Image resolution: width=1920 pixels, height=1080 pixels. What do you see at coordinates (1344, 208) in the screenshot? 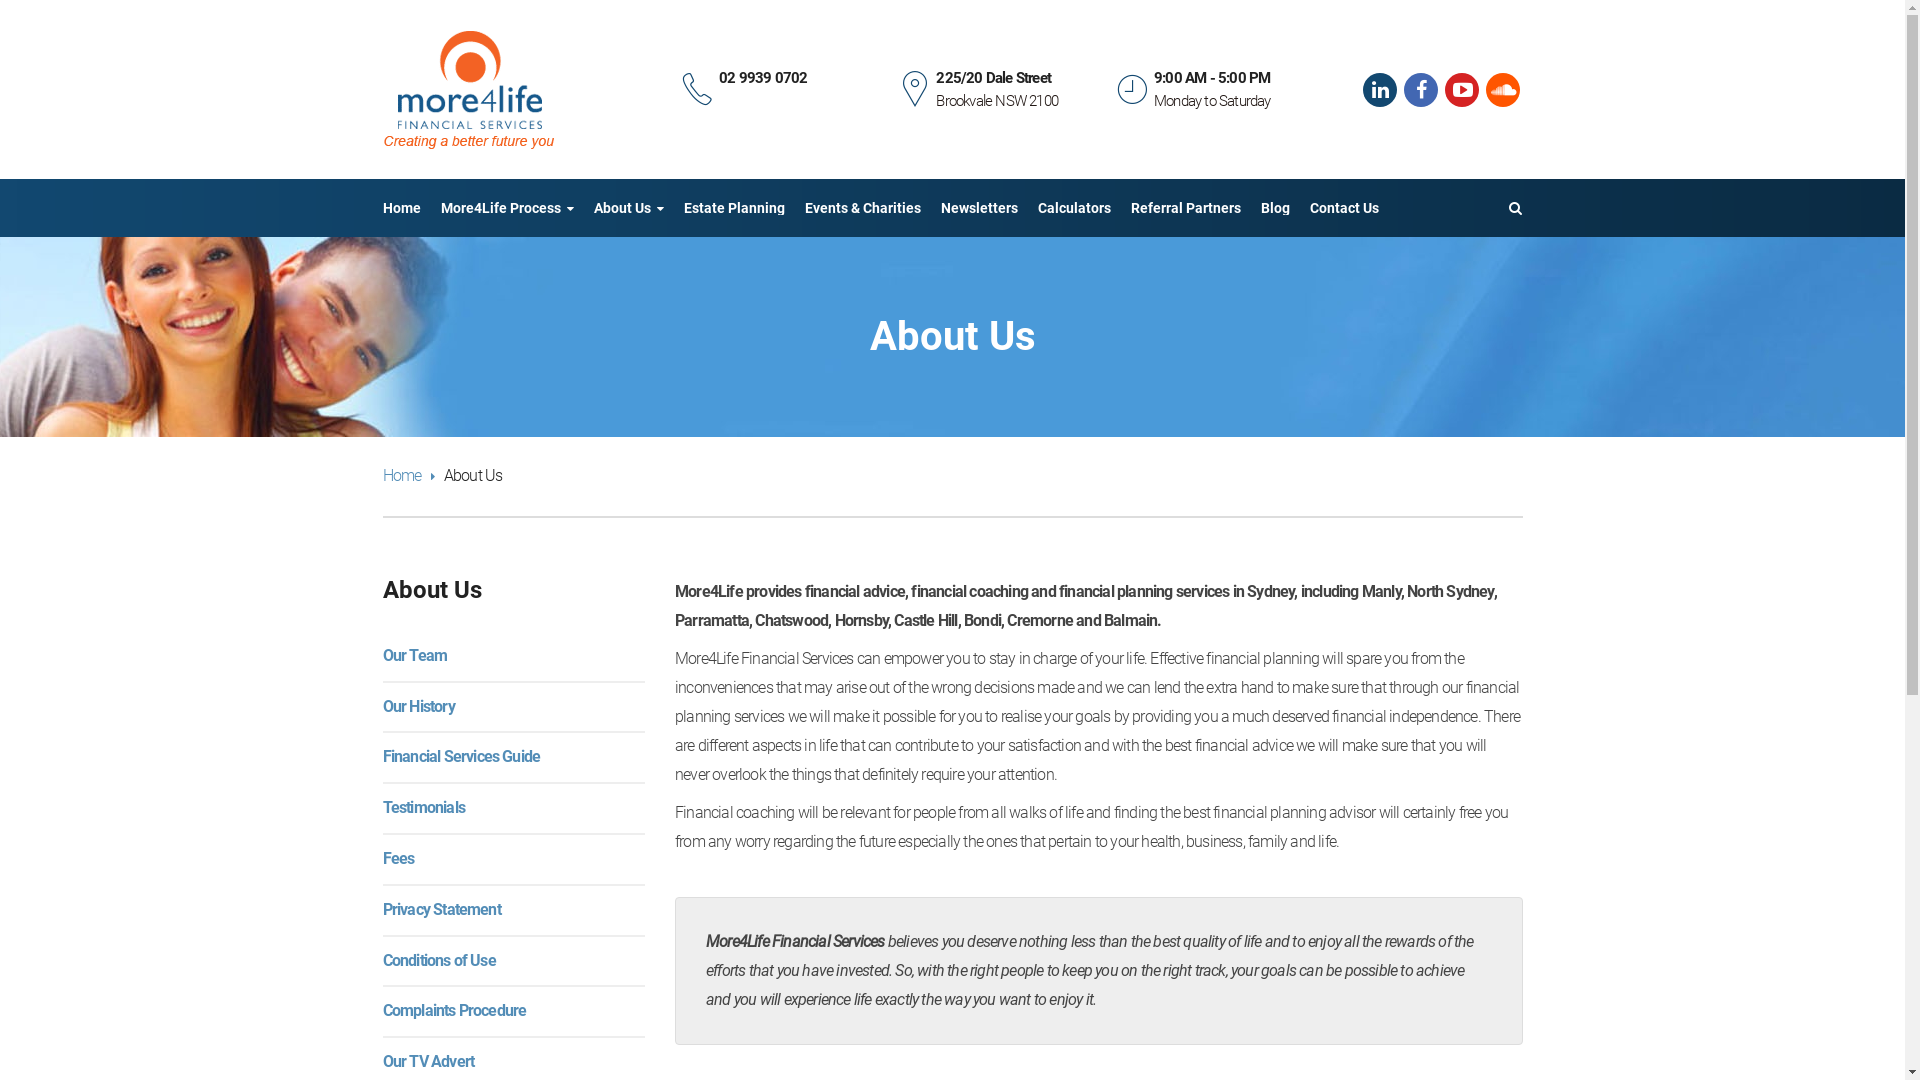
I see `'Contact Us'` at bounding box center [1344, 208].